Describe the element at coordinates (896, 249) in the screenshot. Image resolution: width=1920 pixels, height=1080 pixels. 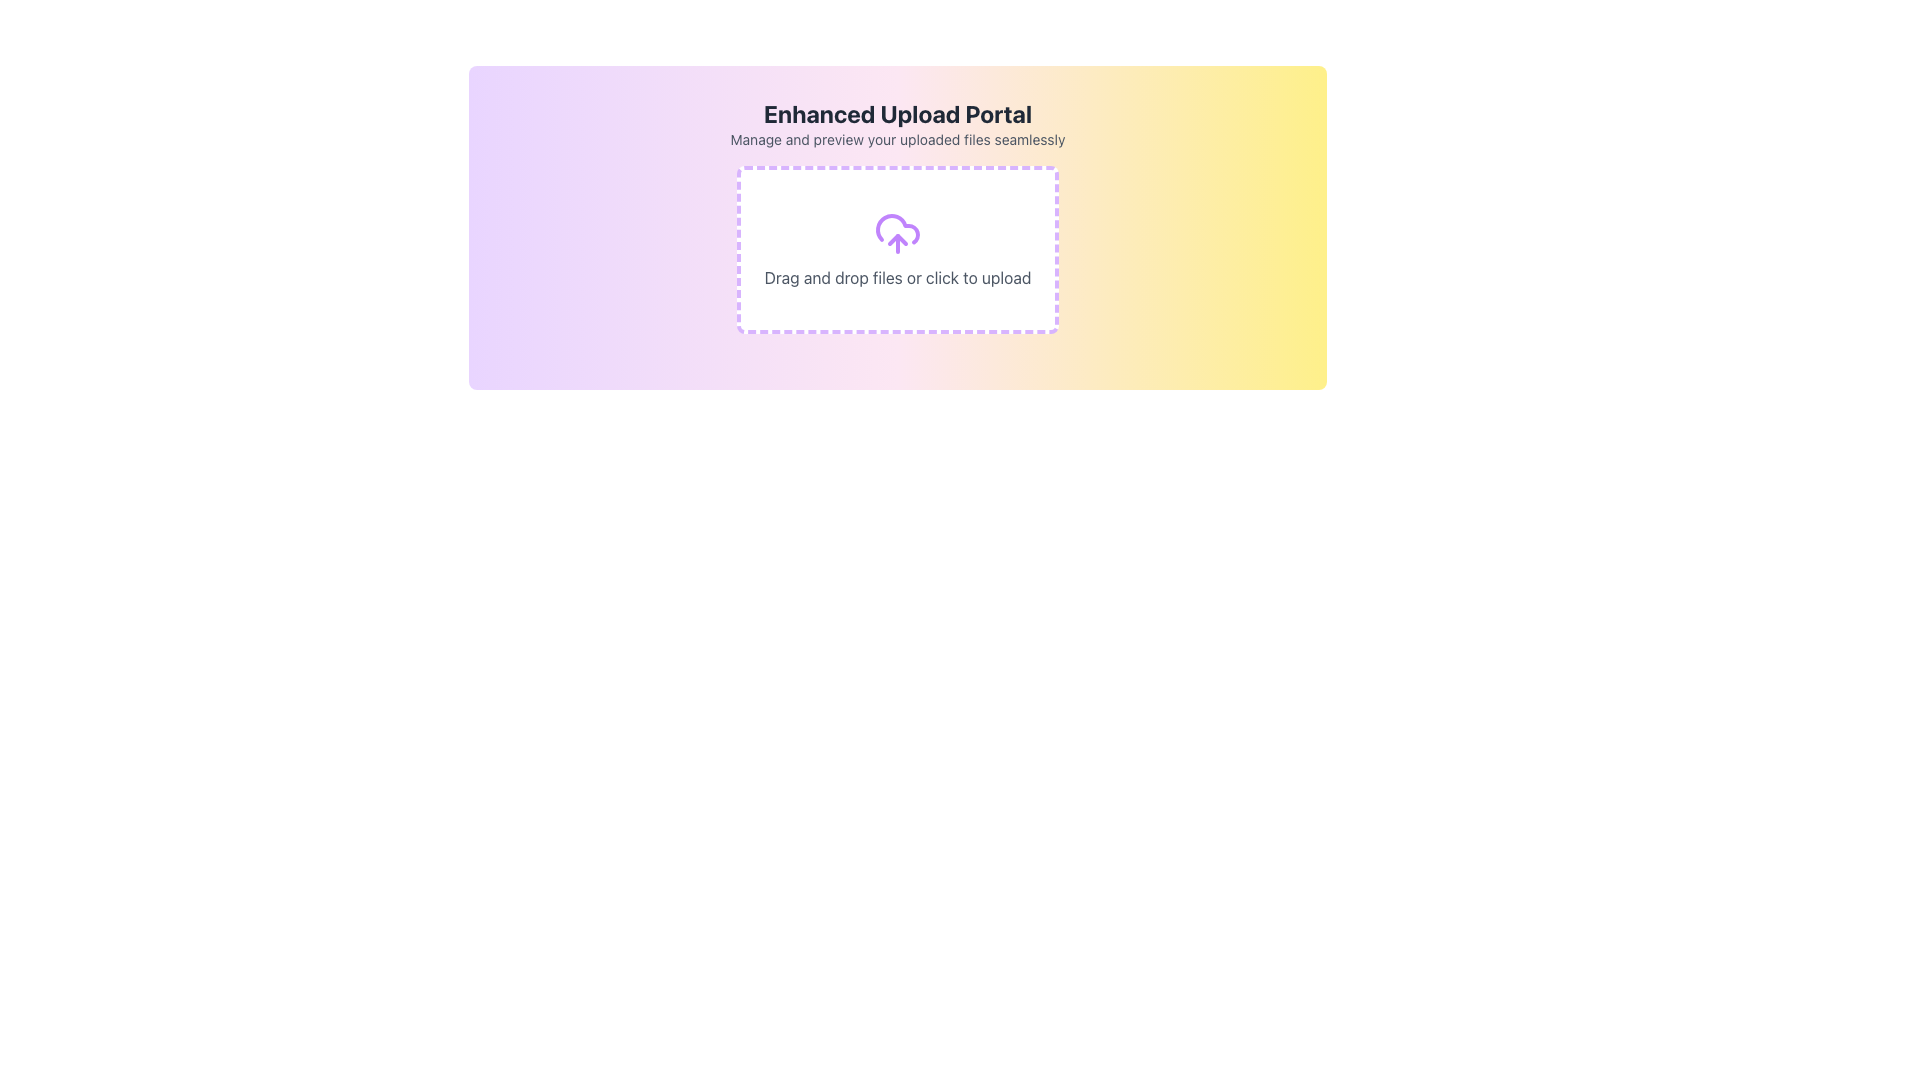
I see `files onto the File upload zone, which is a rectangular component with a white background and a dashed purple border` at that location.